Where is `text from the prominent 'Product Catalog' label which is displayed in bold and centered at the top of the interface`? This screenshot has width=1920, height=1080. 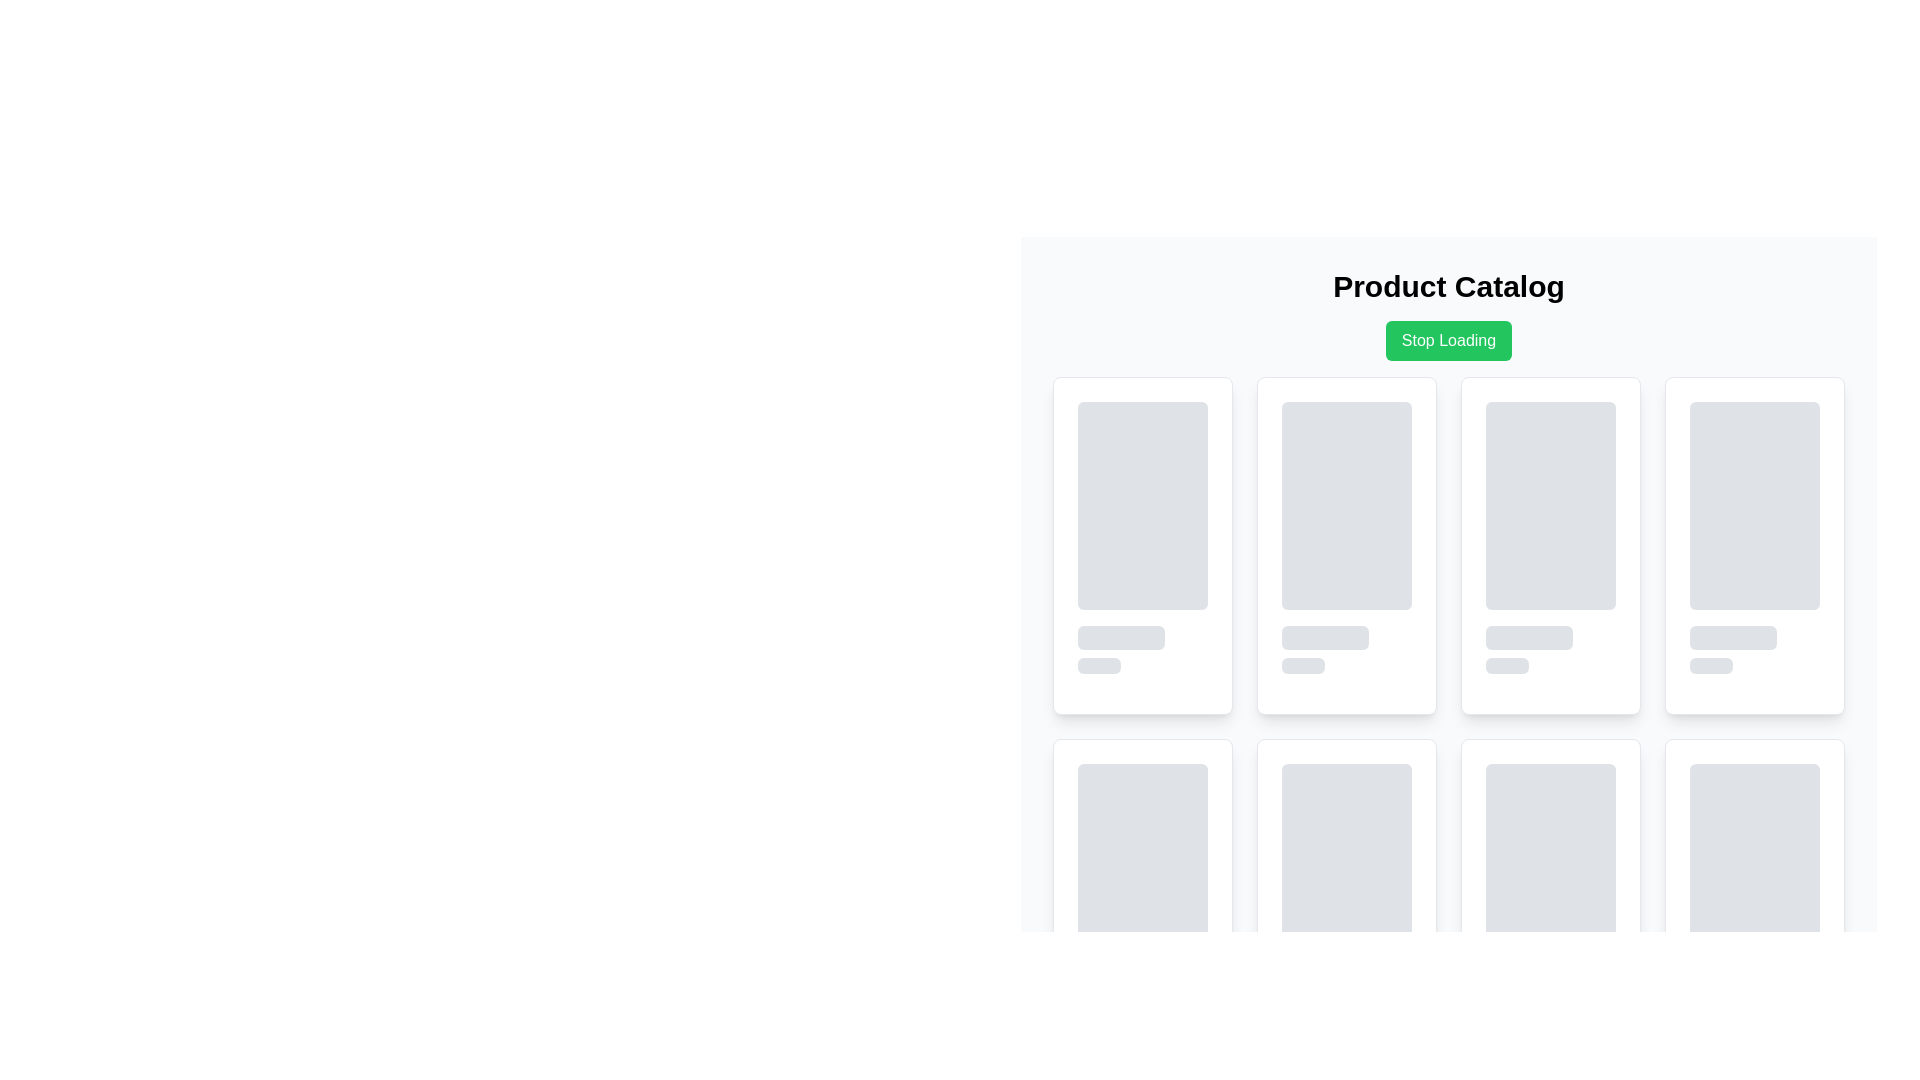
text from the prominent 'Product Catalog' label which is displayed in bold and centered at the top of the interface is located at coordinates (1449, 286).